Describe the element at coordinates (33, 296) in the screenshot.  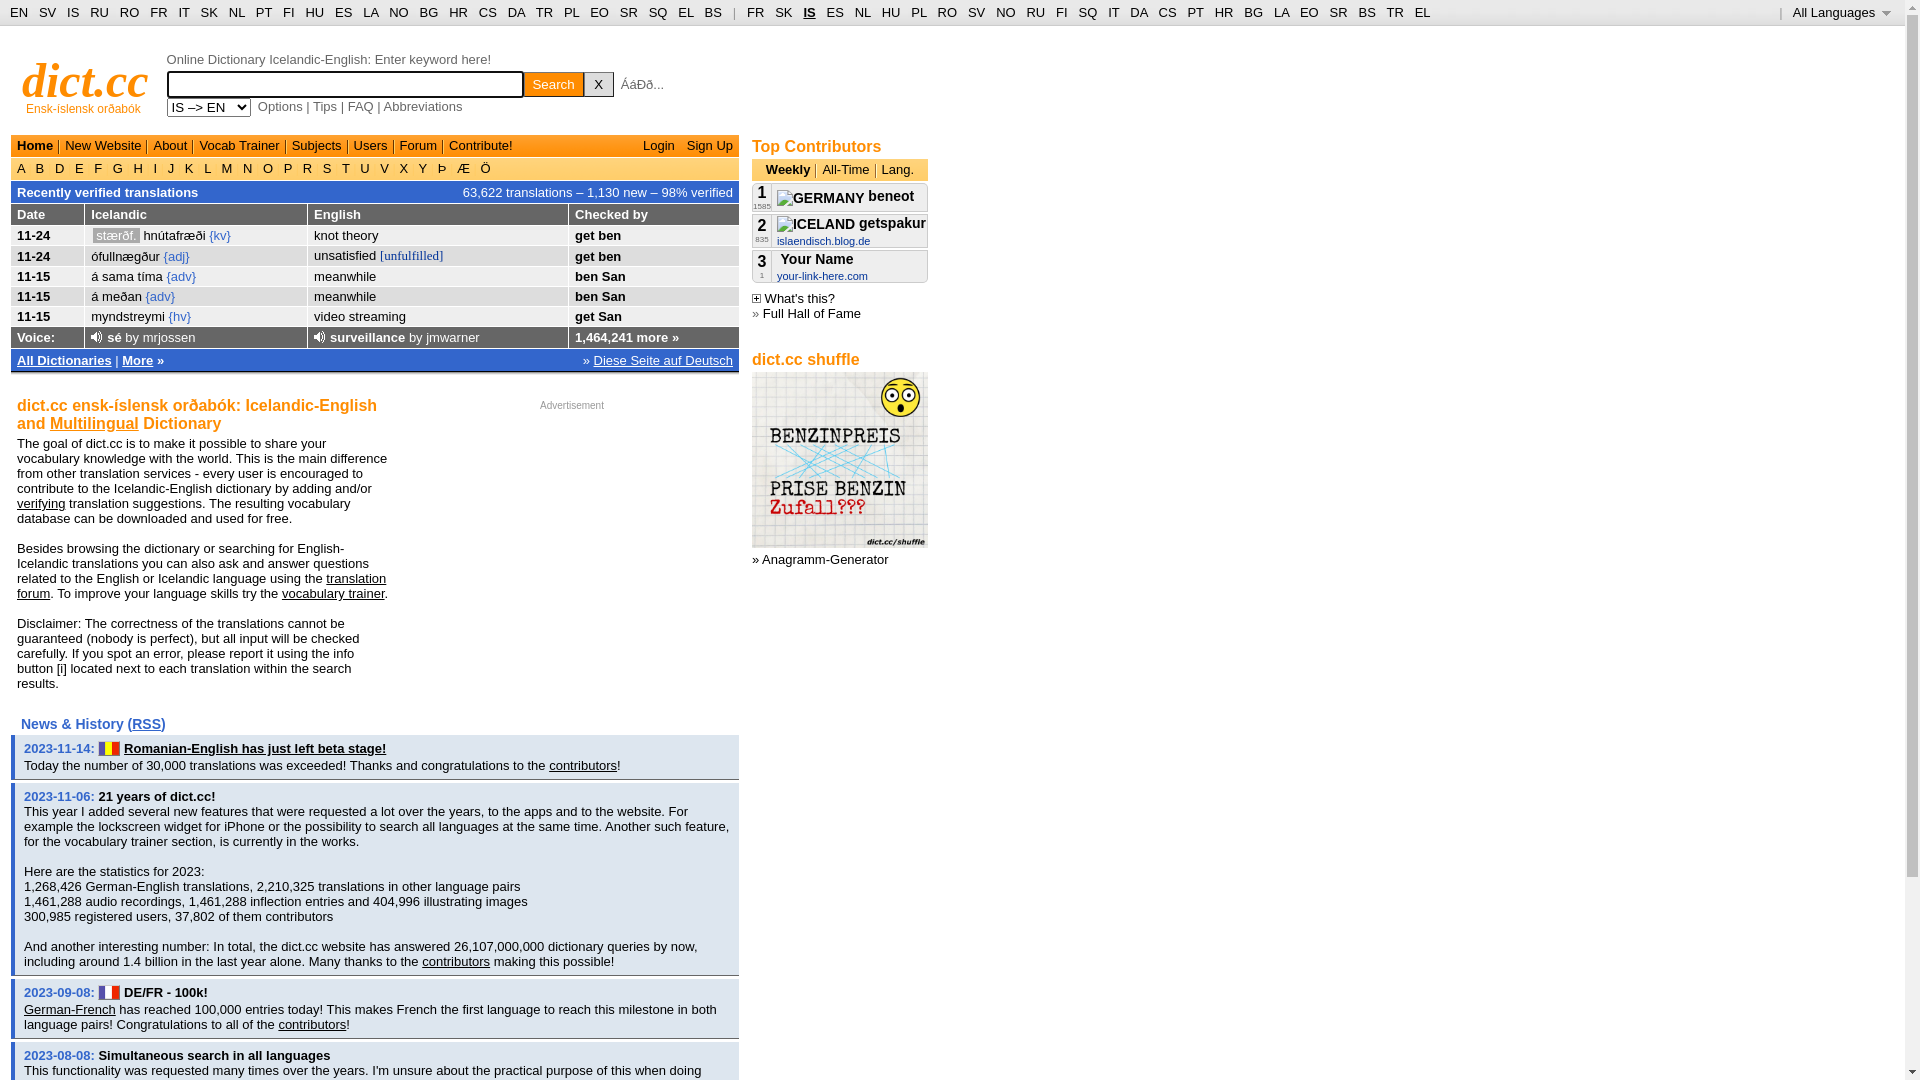
I see `'11-15'` at that location.